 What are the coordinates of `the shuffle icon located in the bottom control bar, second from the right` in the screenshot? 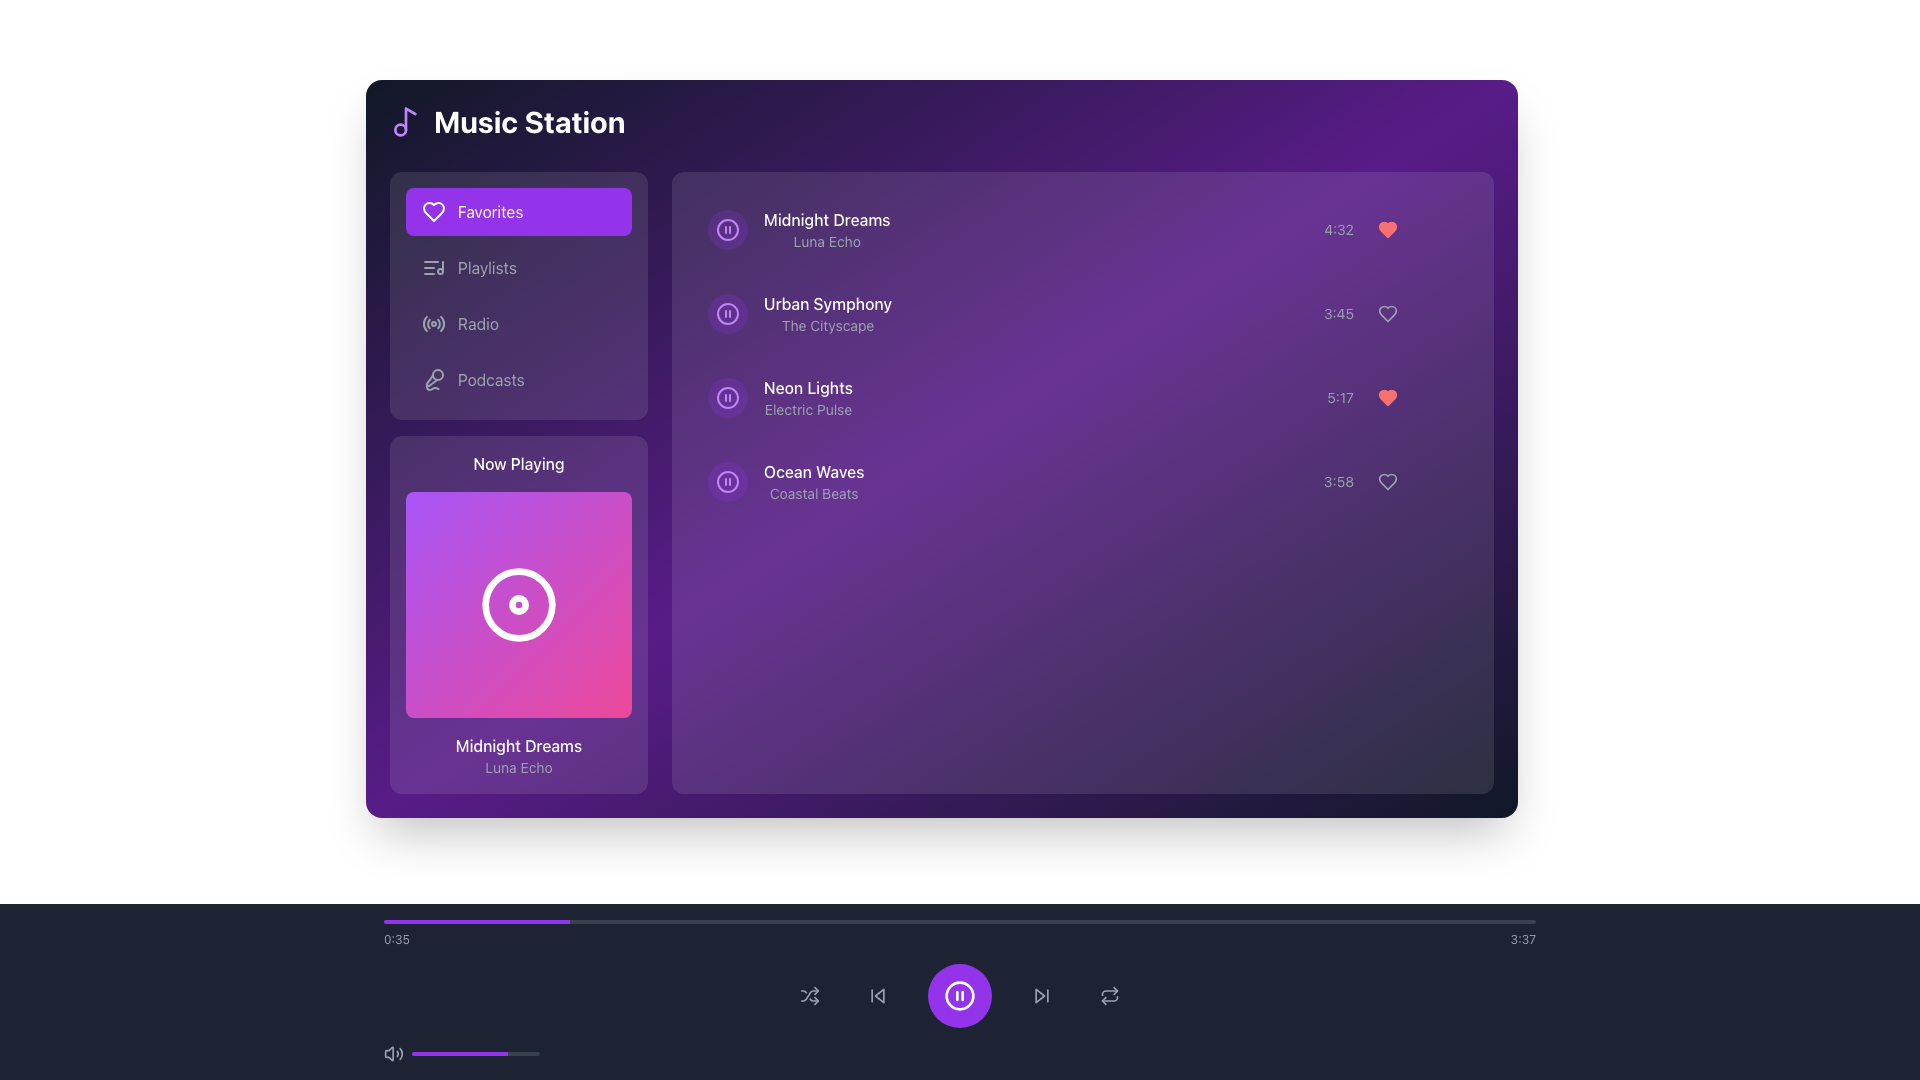 It's located at (810, 995).